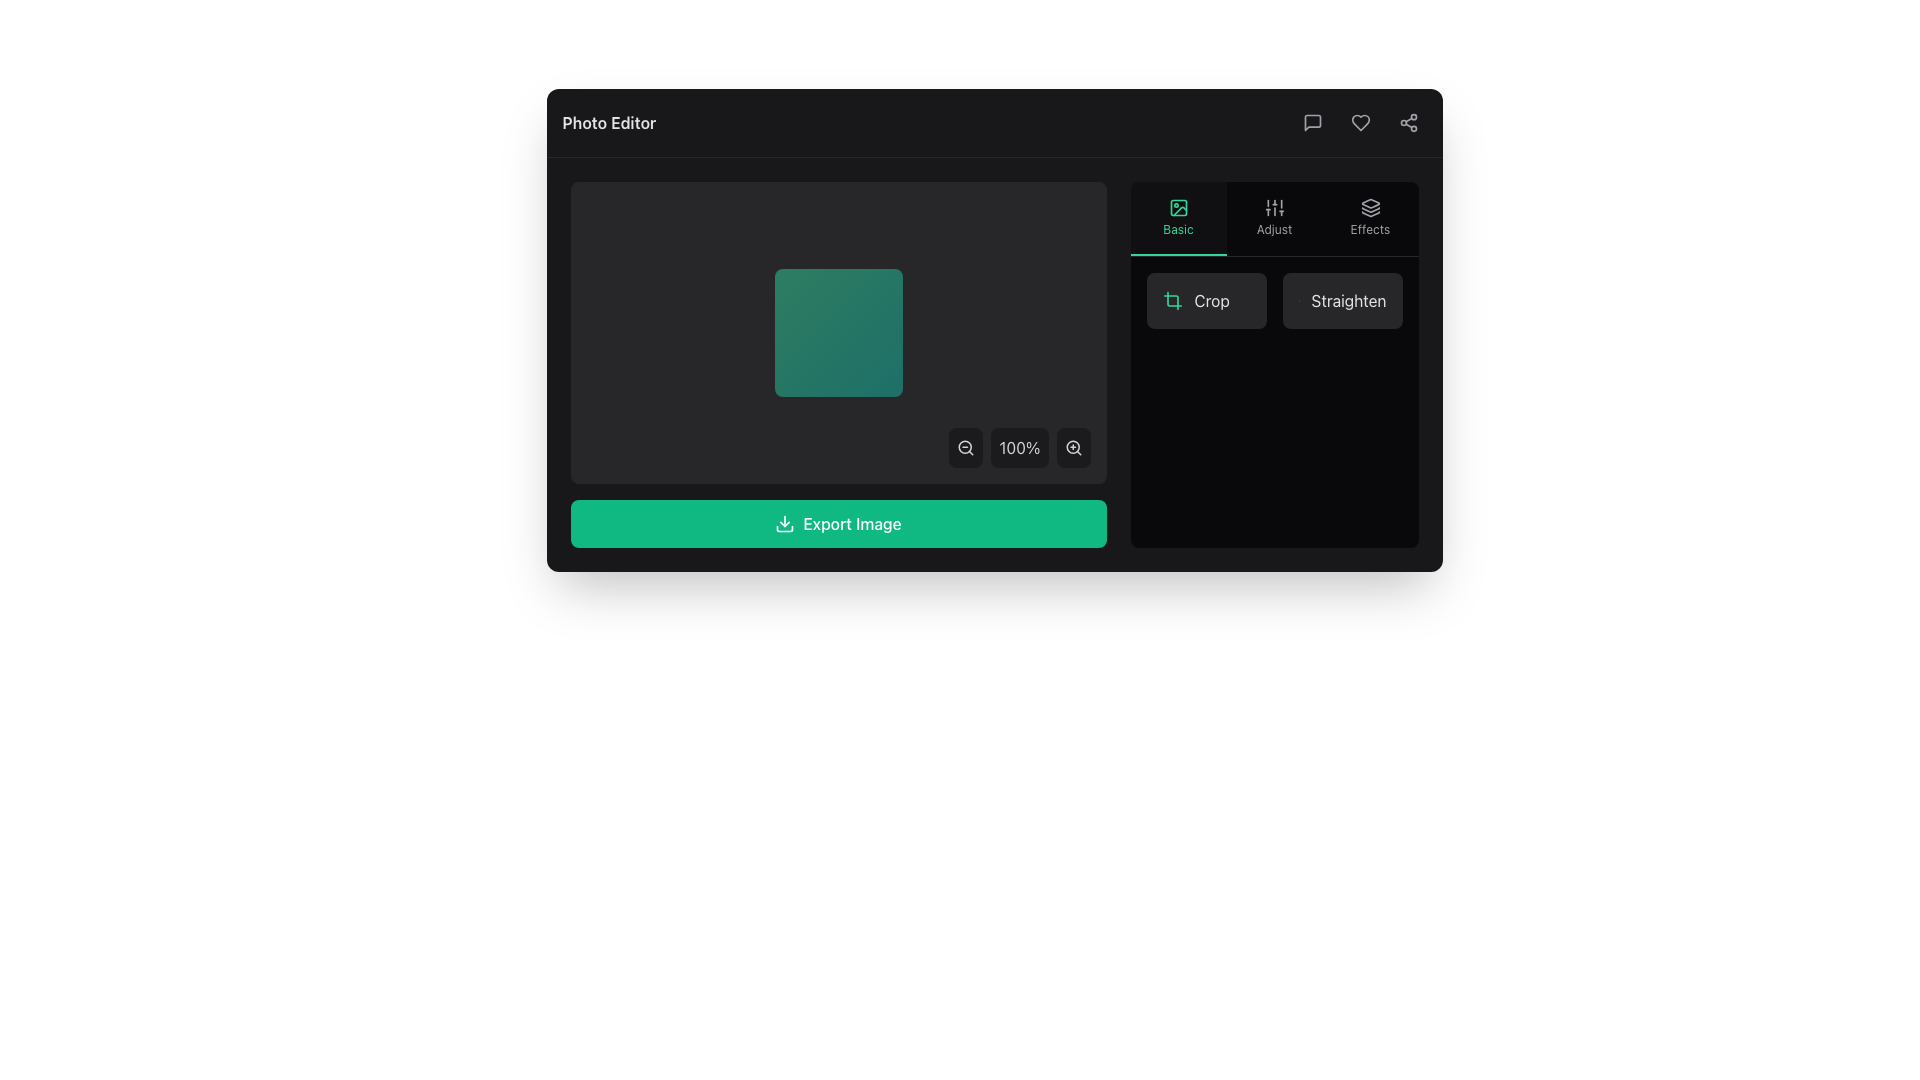 This screenshot has height=1080, width=1920. Describe the element at coordinates (1273, 219) in the screenshot. I see `the 'Adjust' button located in the middle of the right-side panel` at that location.